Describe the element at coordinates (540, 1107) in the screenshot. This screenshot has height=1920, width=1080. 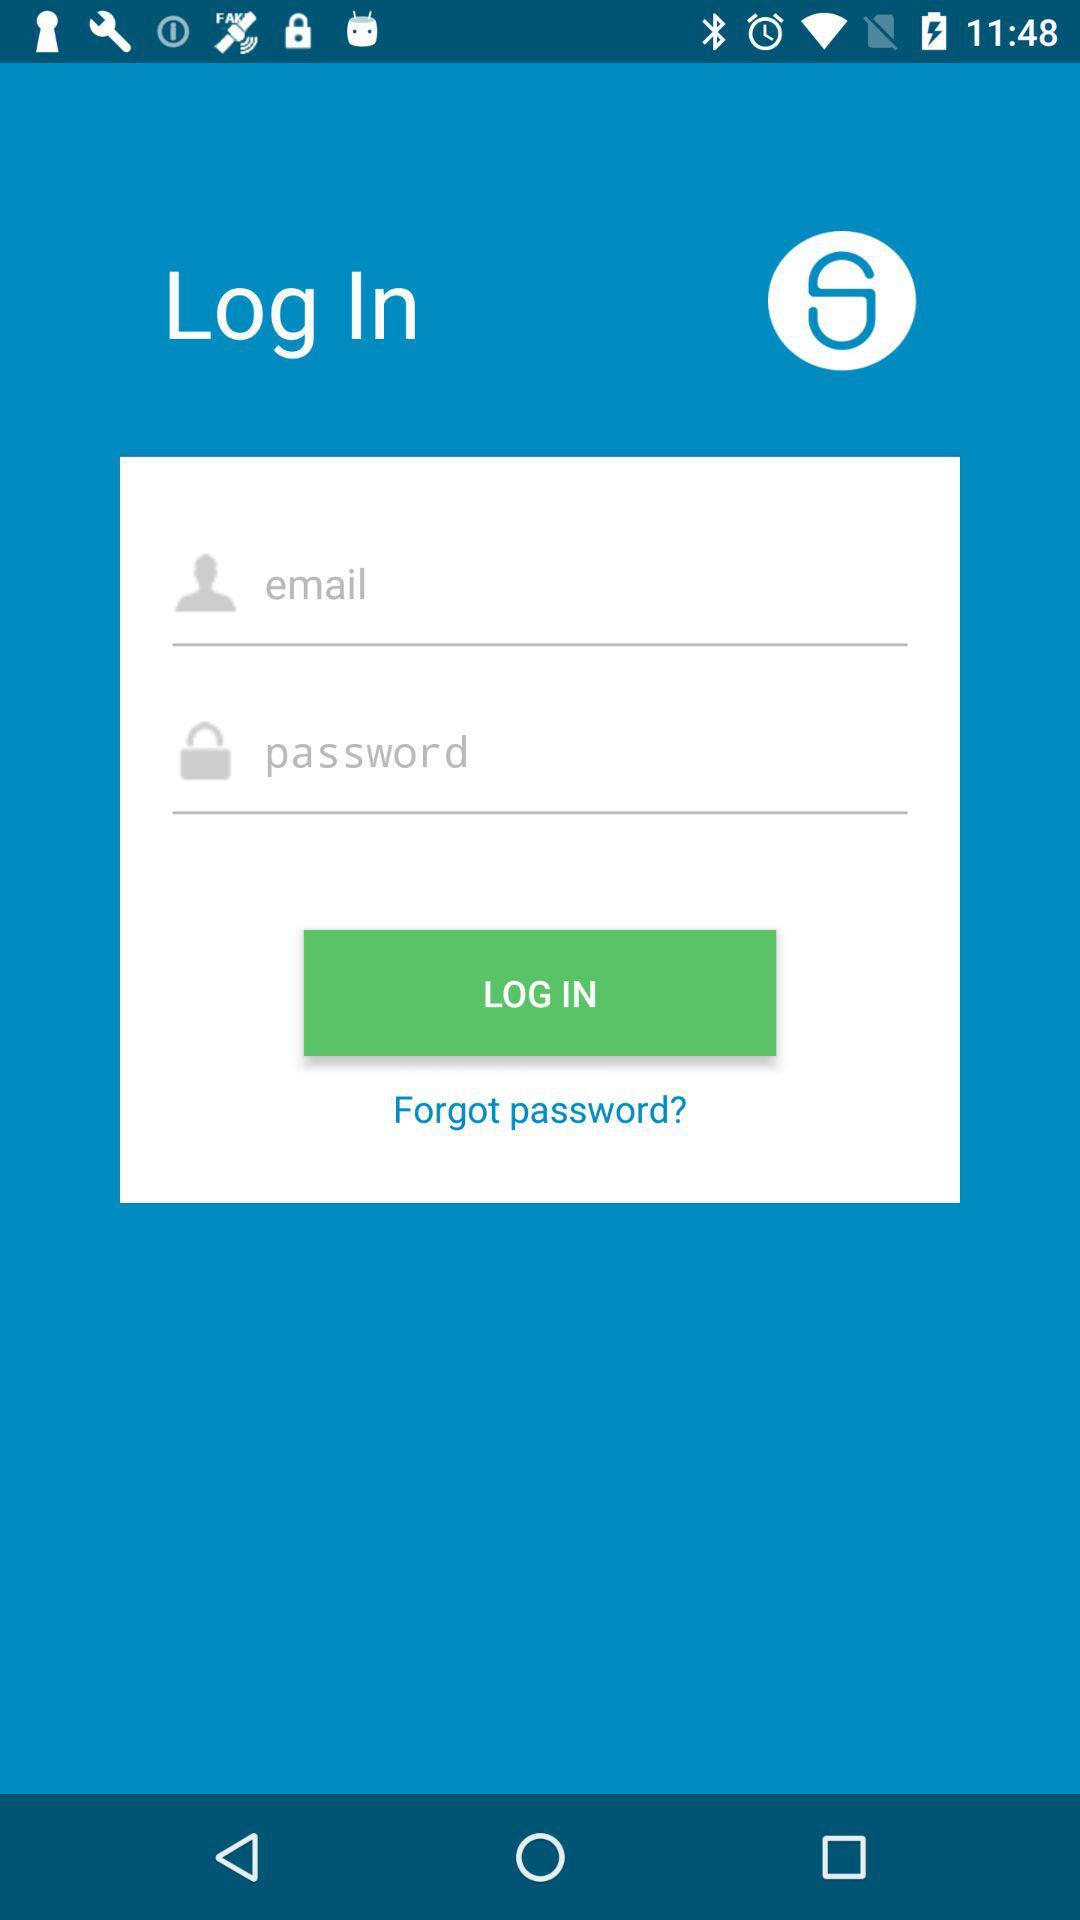
I see `the icon below log in` at that location.